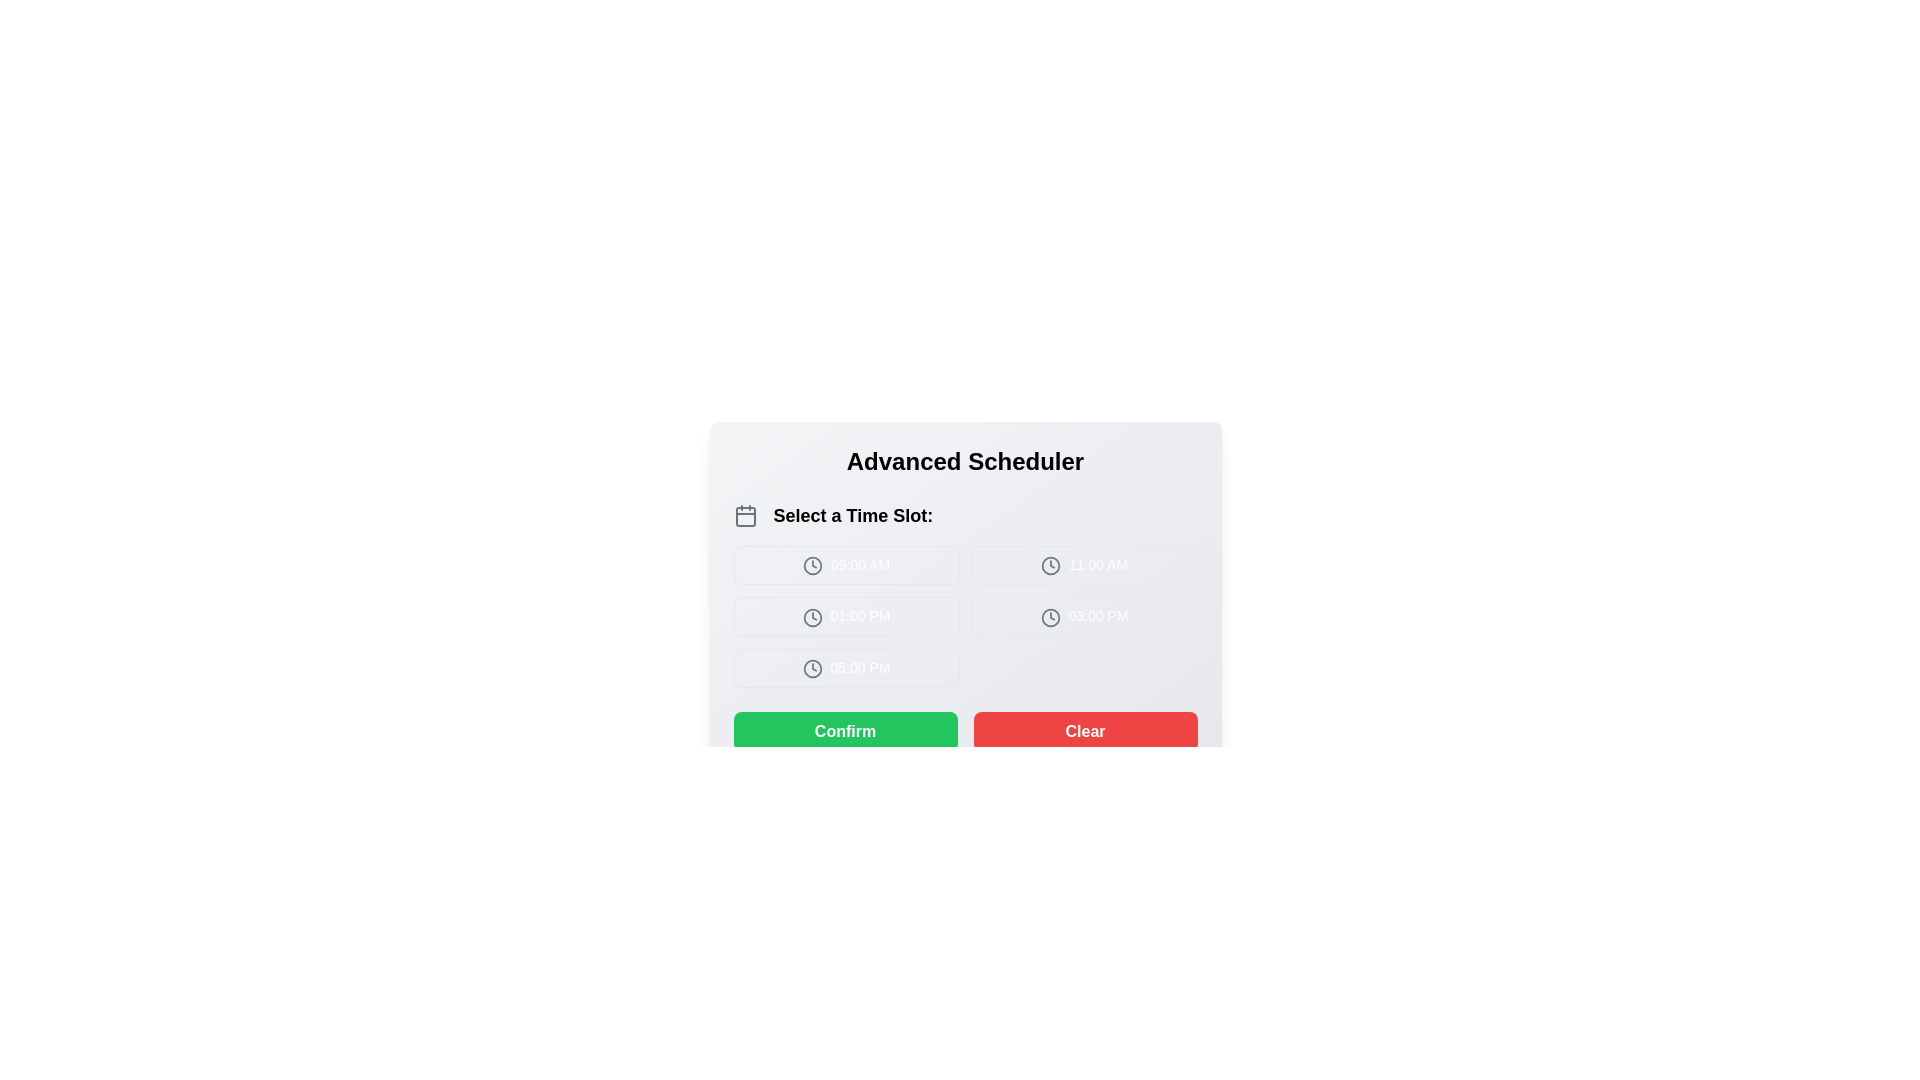  Describe the element at coordinates (1084, 731) in the screenshot. I see `the clear button located at the bottom center of the interface, which is the second button in a button group to the right of the green 'Confirm' button` at that location.